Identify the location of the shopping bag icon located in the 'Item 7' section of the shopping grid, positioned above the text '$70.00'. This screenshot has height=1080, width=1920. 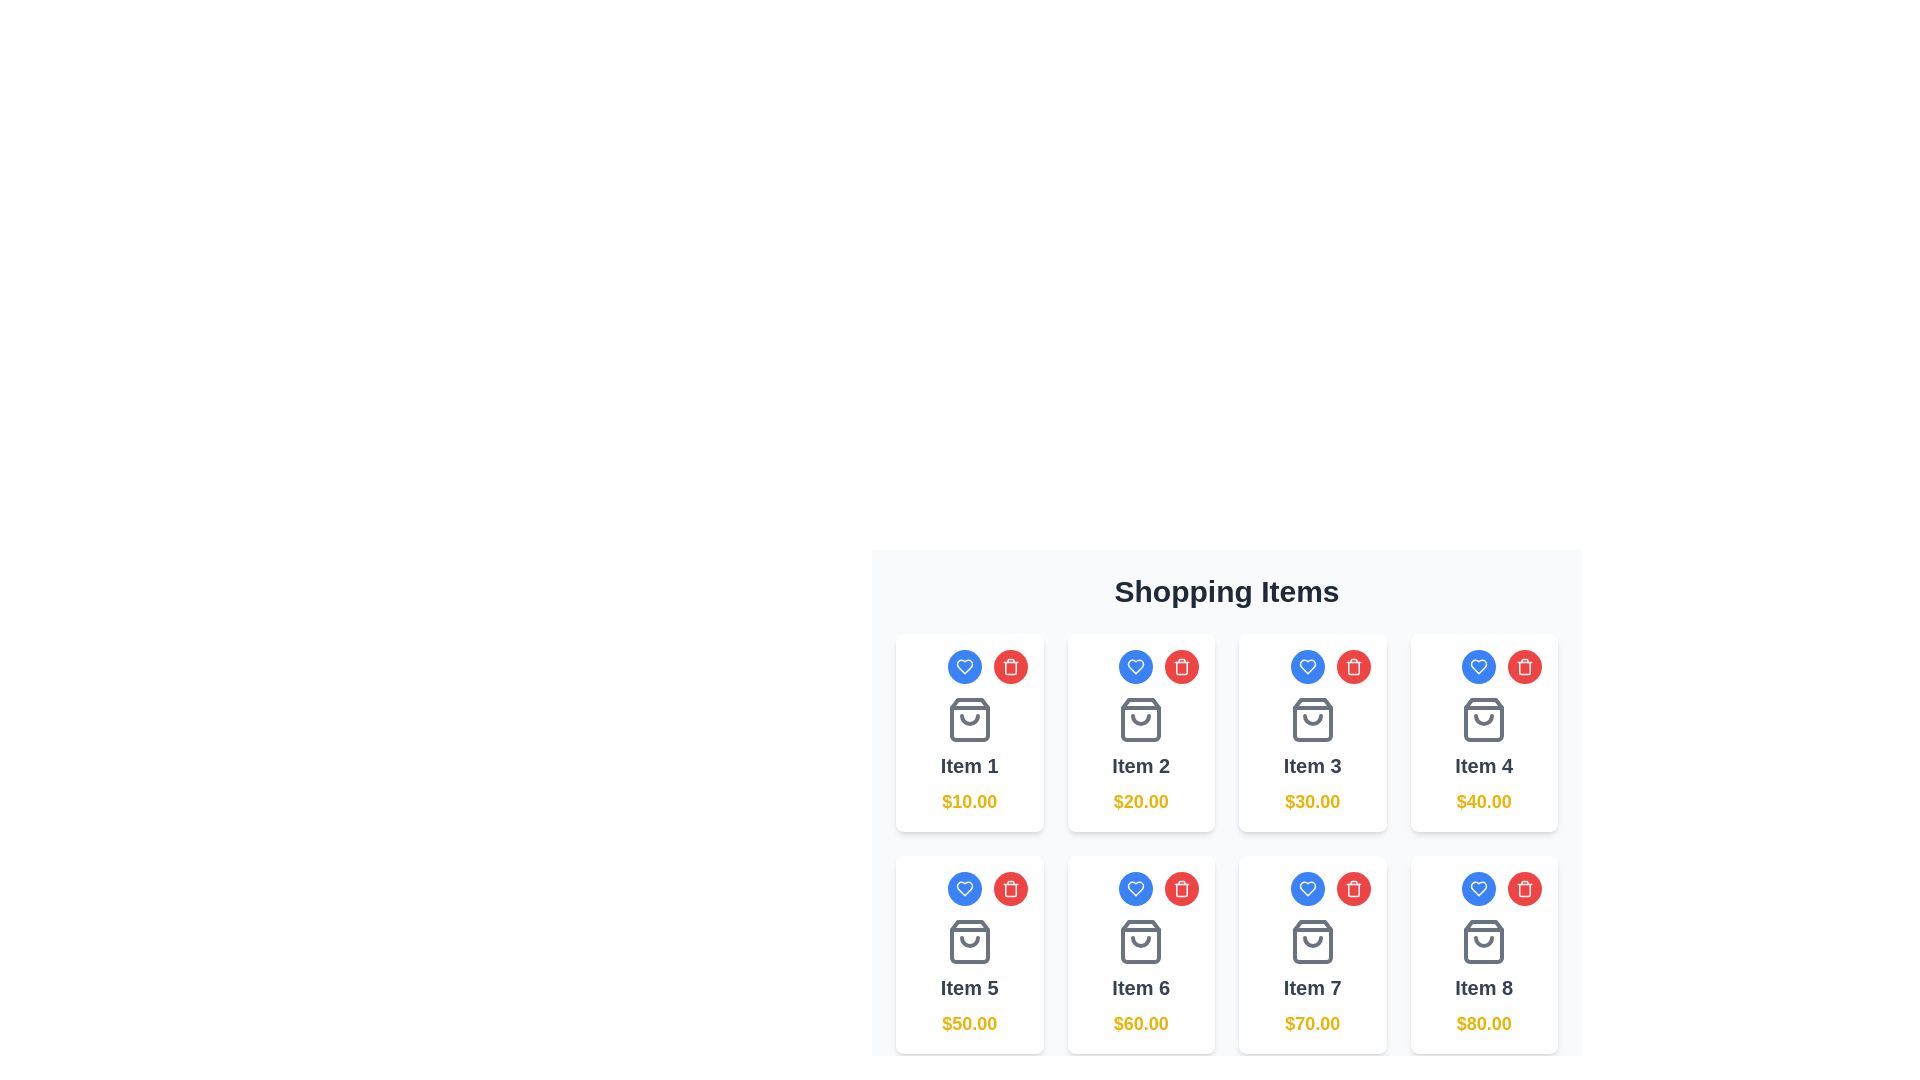
(1312, 941).